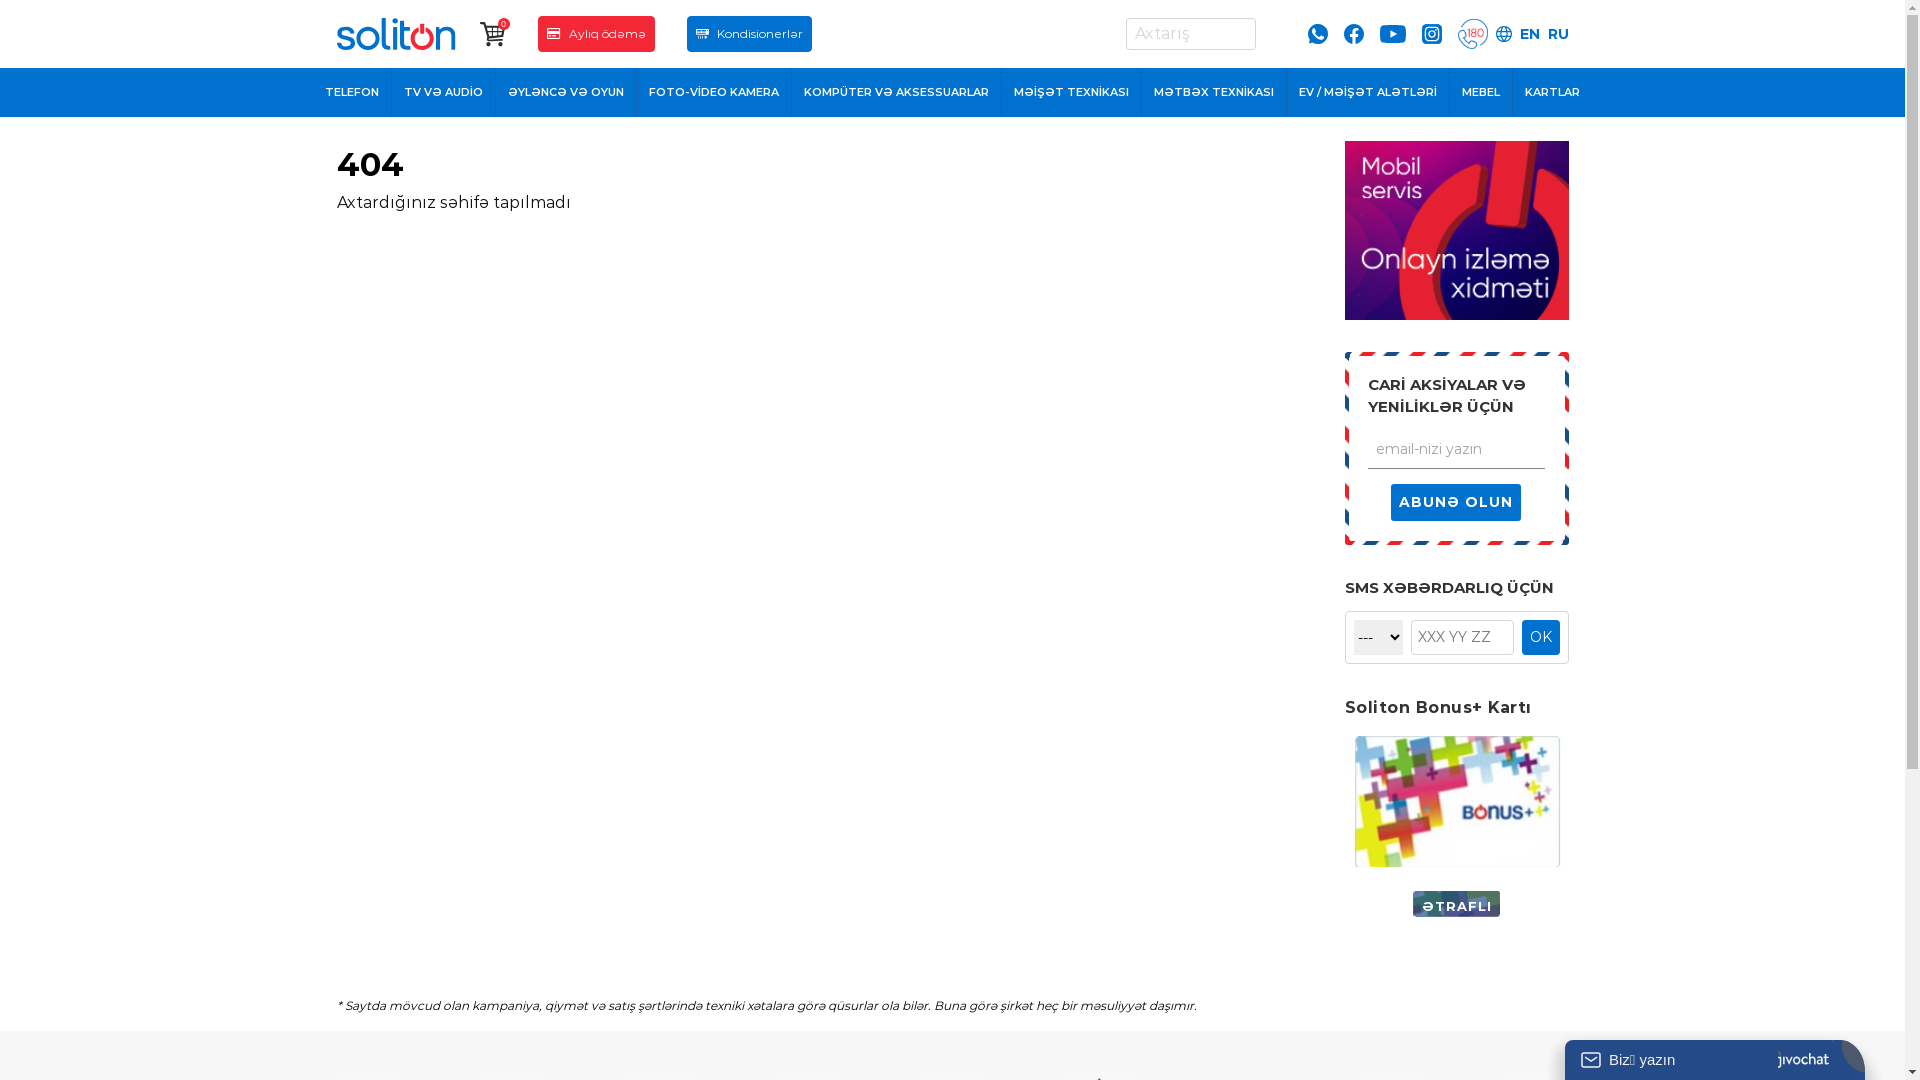 Image resolution: width=1920 pixels, height=1080 pixels. I want to click on 'MEBEL', so click(1481, 92).